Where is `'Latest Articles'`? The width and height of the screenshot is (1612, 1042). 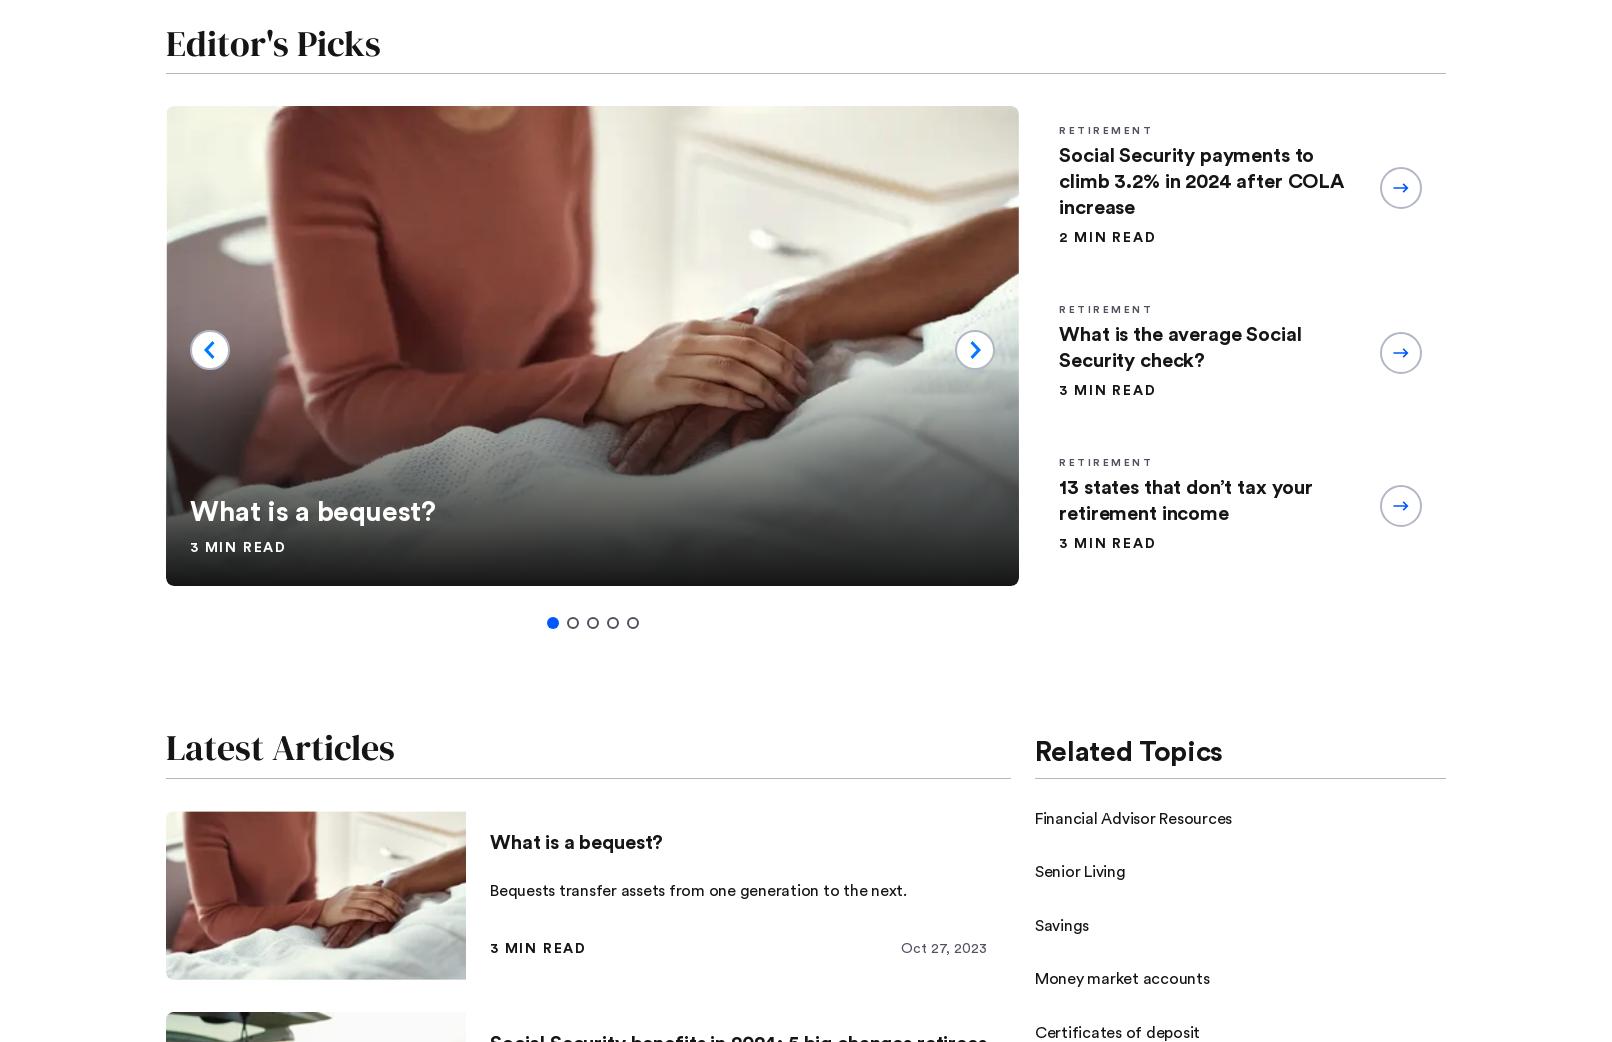
'Latest Articles' is located at coordinates (280, 746).